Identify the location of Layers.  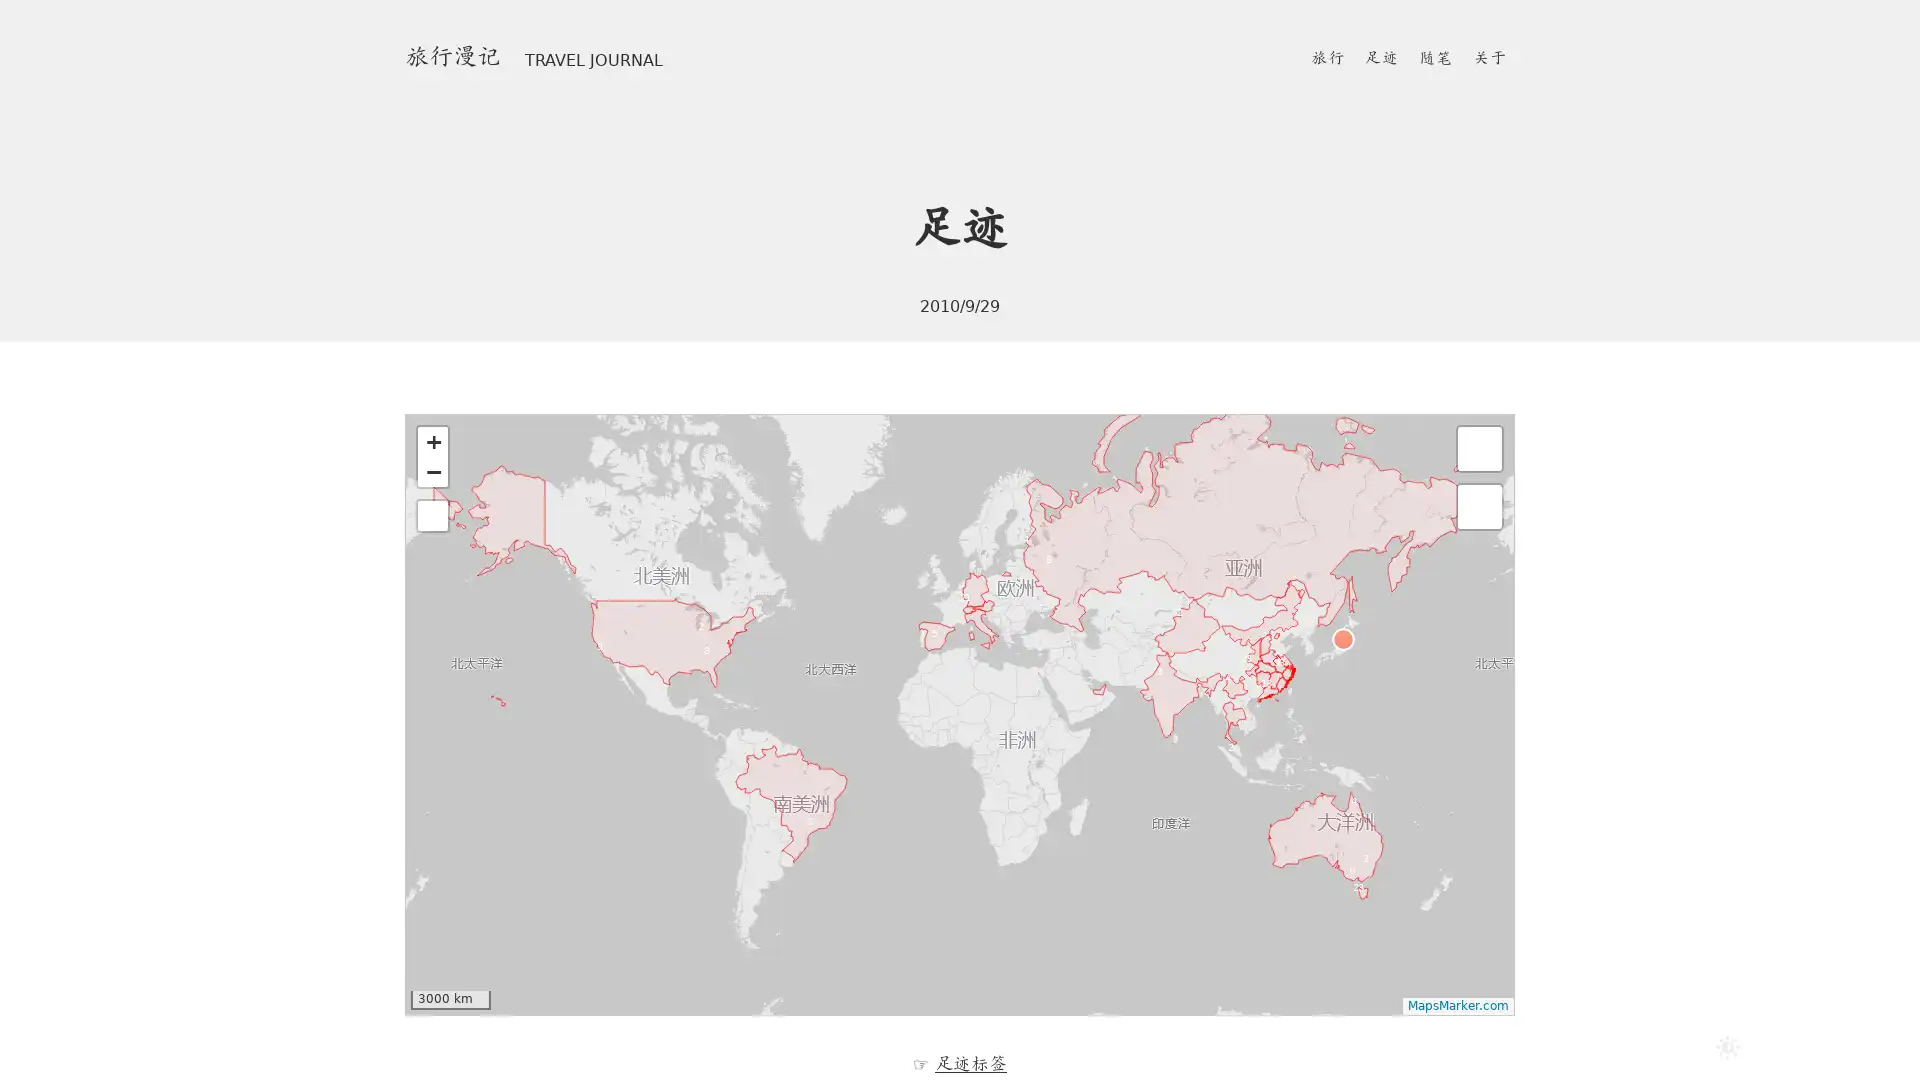
(1479, 446).